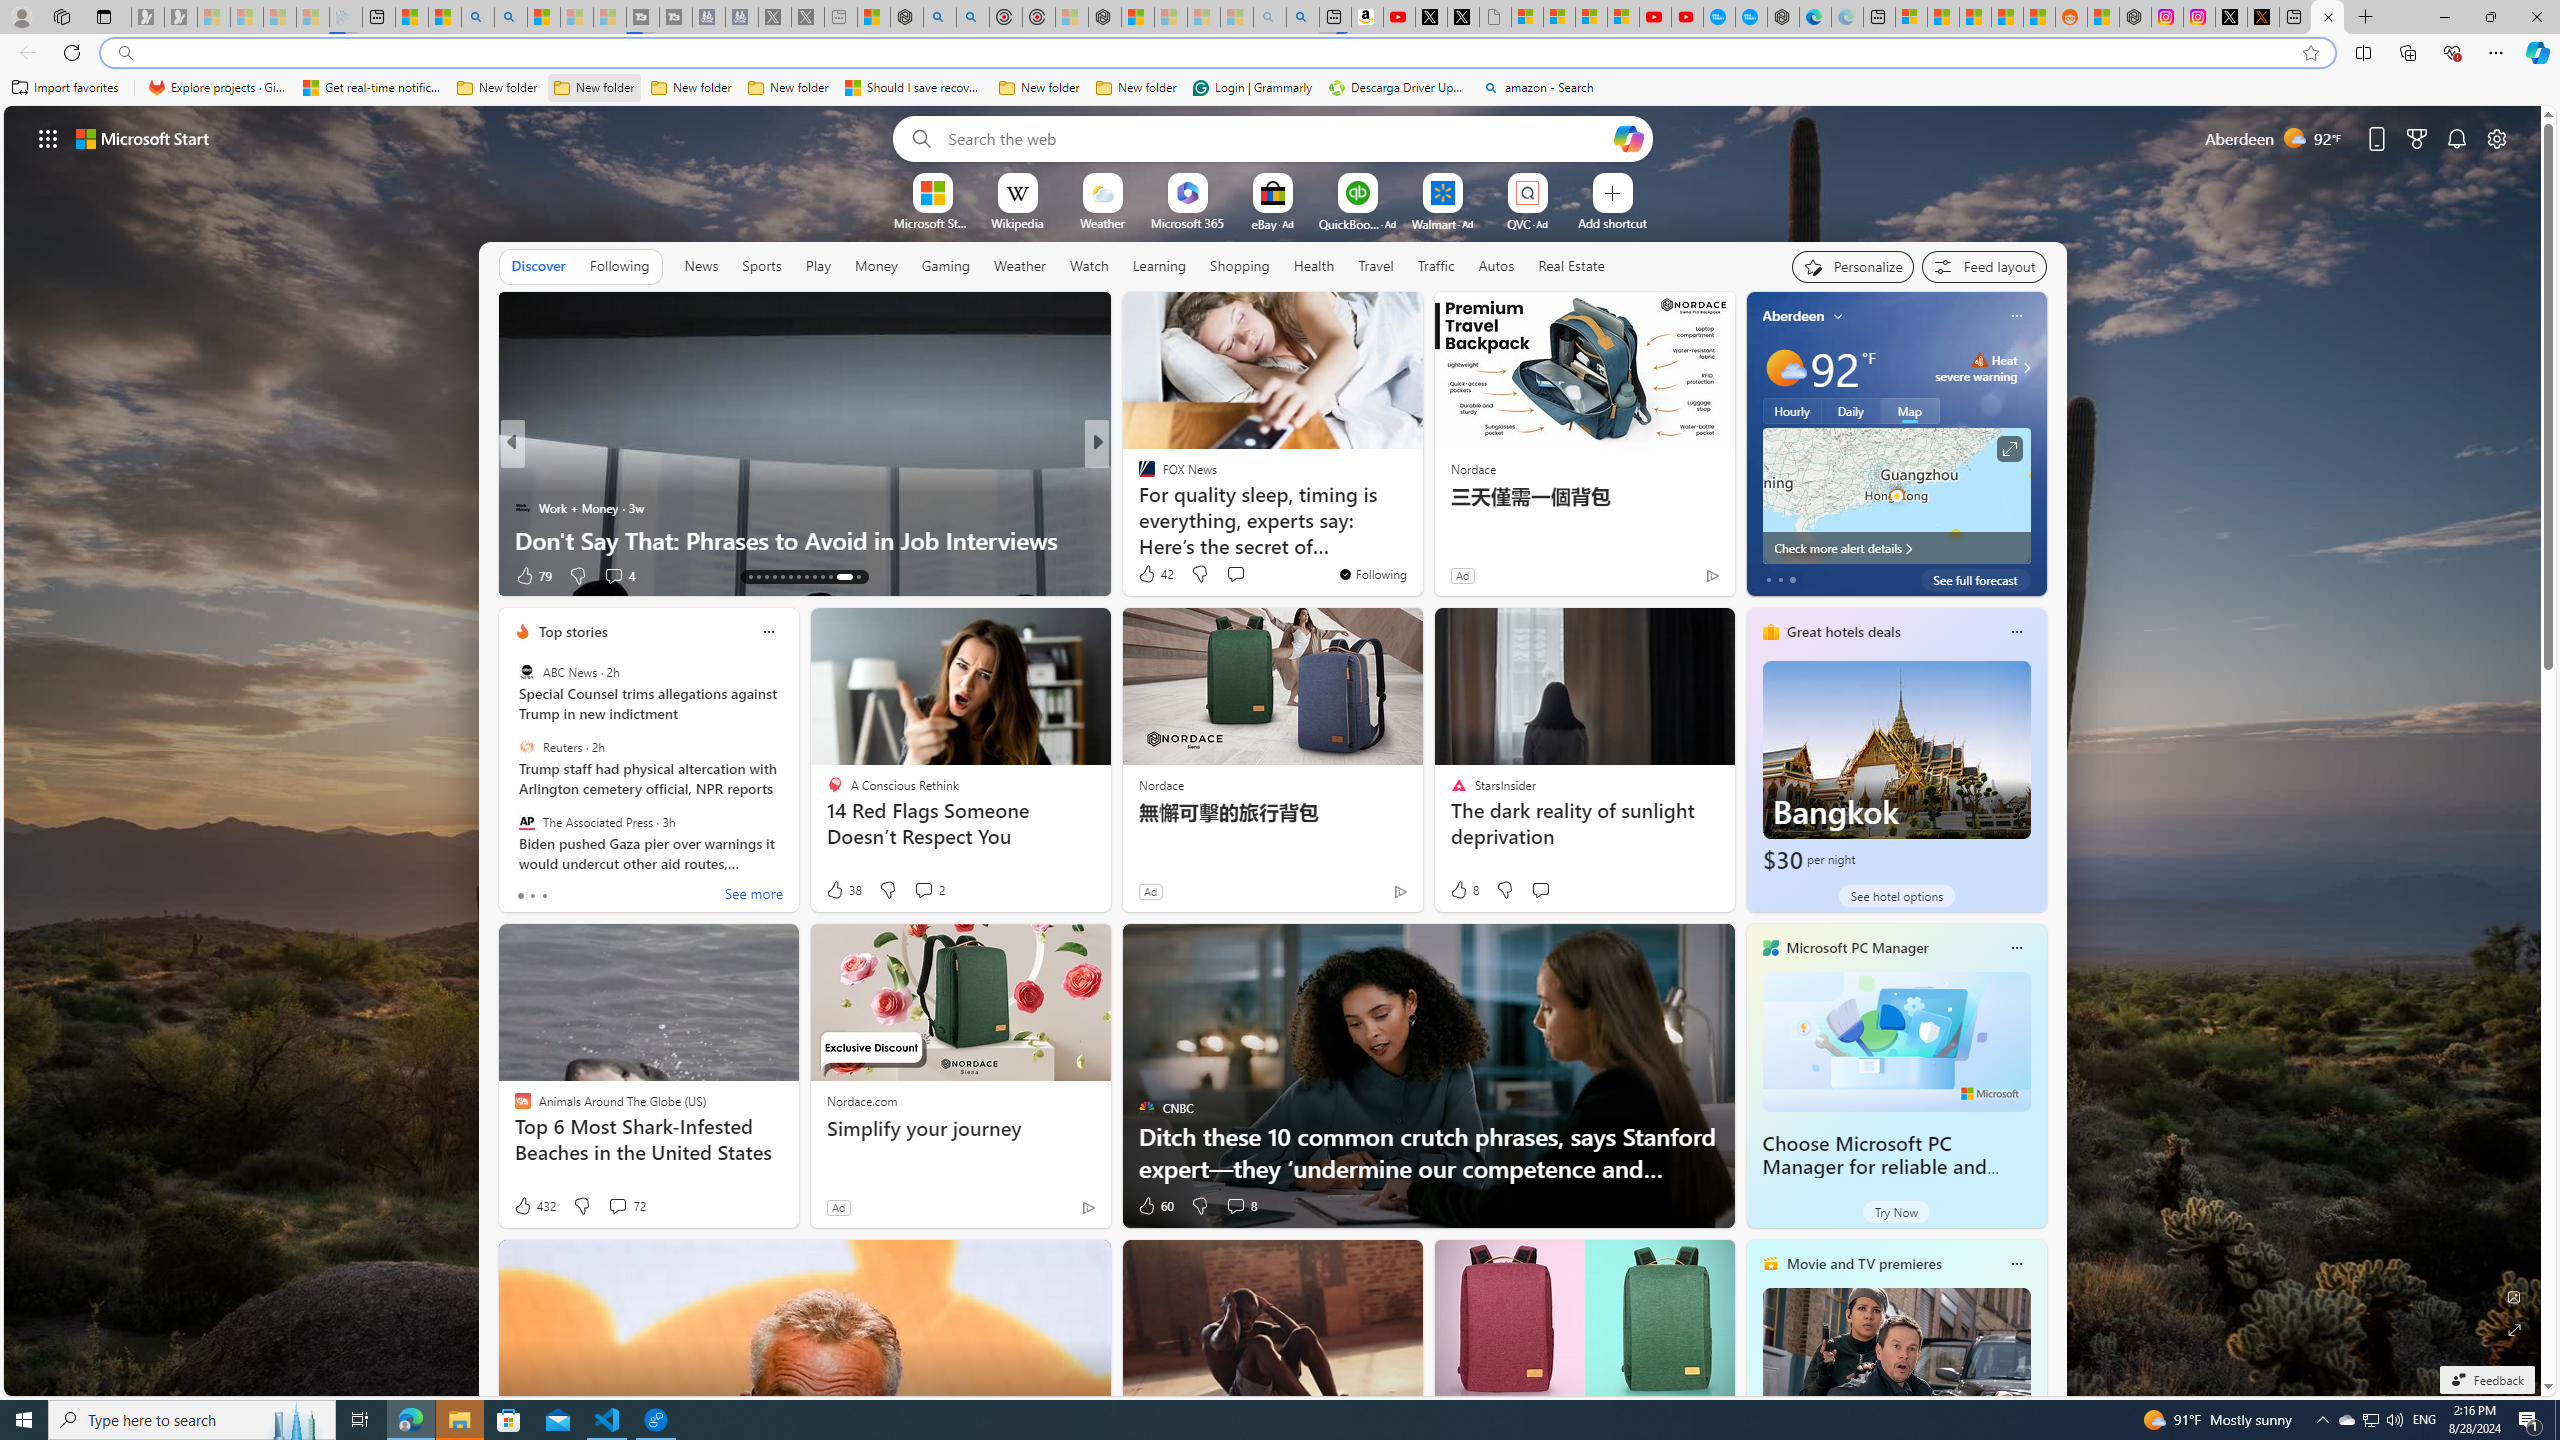 The image size is (2560, 1440). Describe the element at coordinates (65, 87) in the screenshot. I see `'Import favorites'` at that location.